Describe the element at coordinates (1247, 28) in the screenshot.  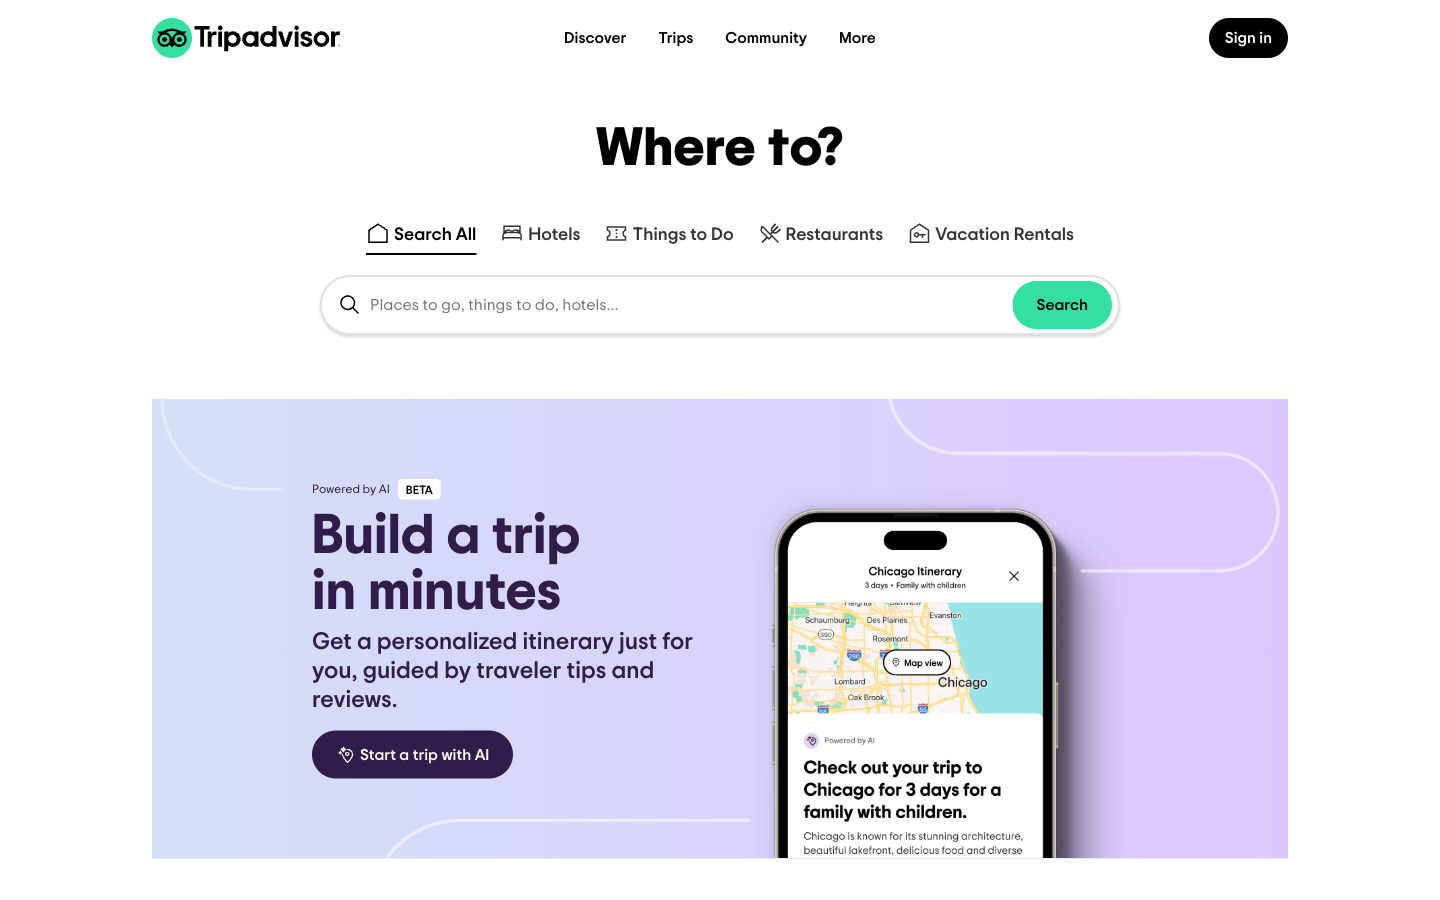
I see `the button in the top right to open sign-in page` at that location.